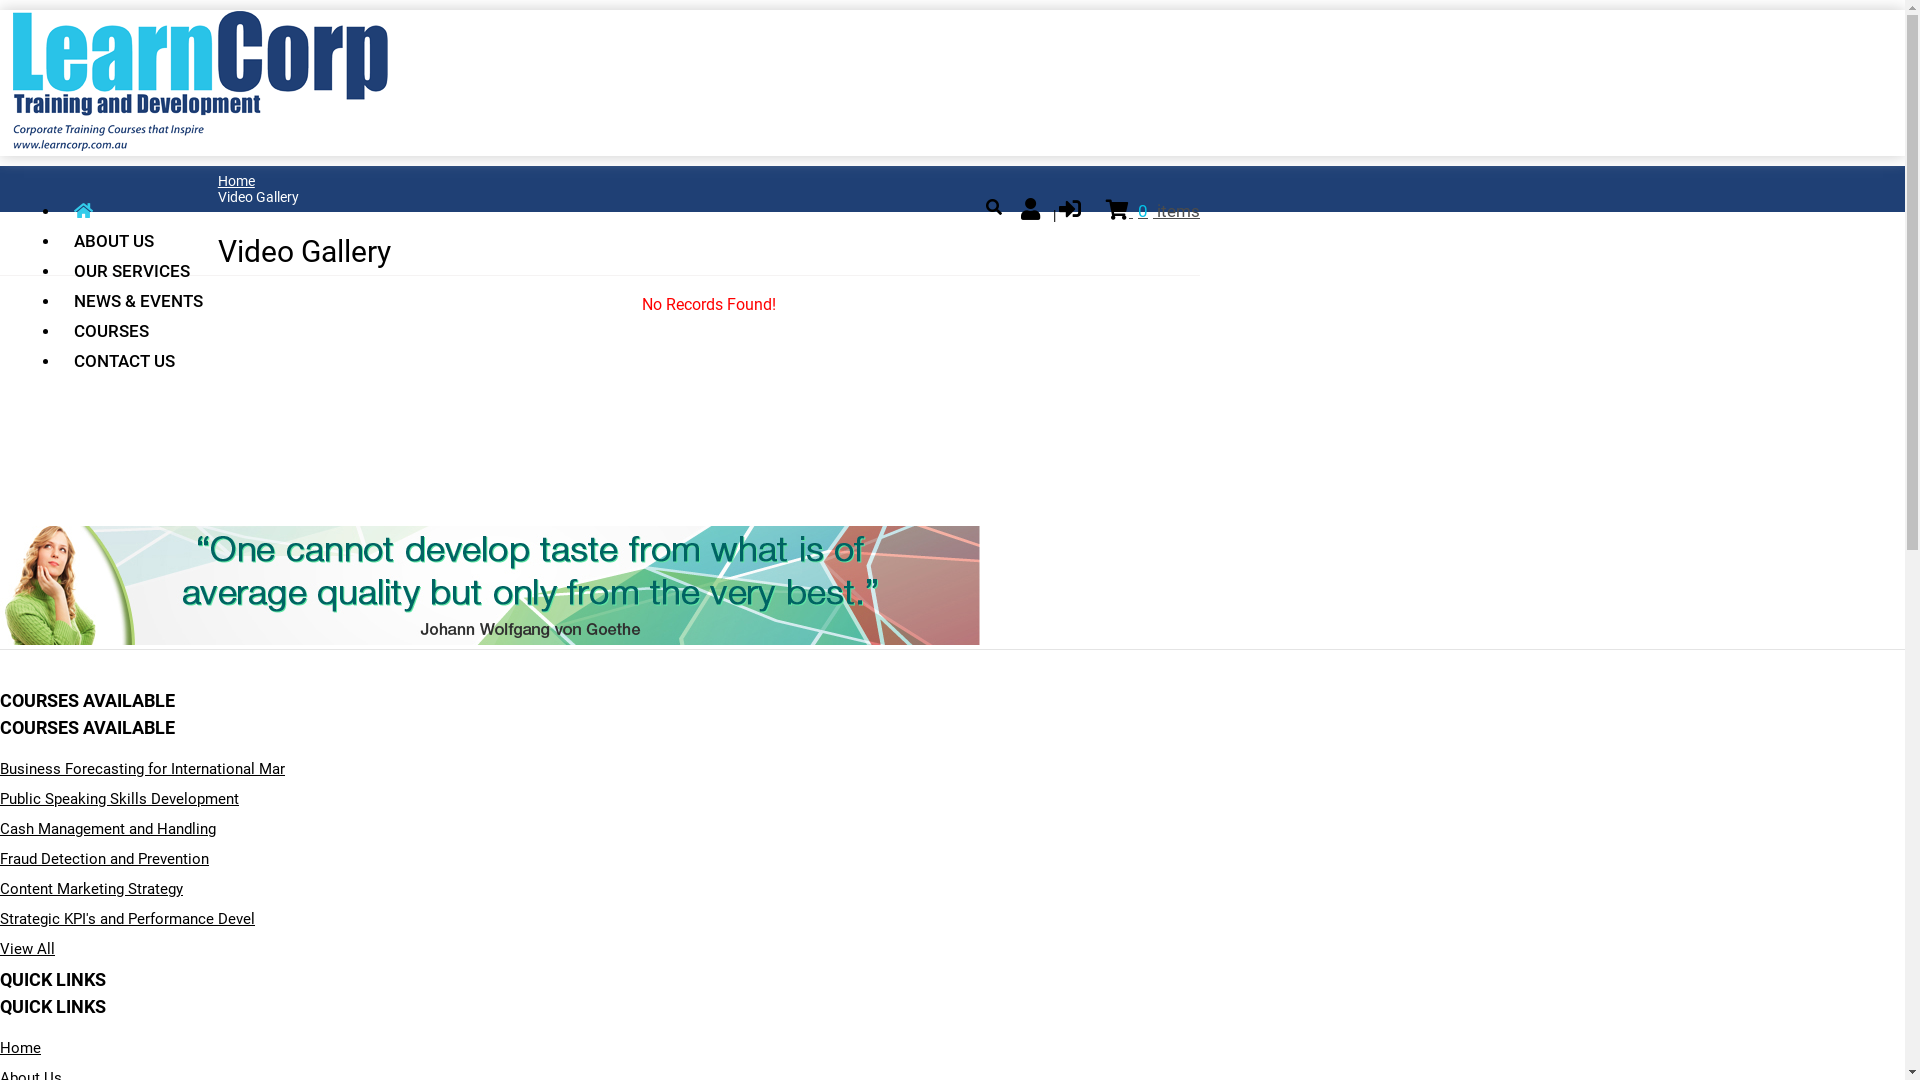 The height and width of the screenshot is (1080, 1920). What do you see at coordinates (138, 239) in the screenshot?
I see `'ABOUT US'` at bounding box center [138, 239].